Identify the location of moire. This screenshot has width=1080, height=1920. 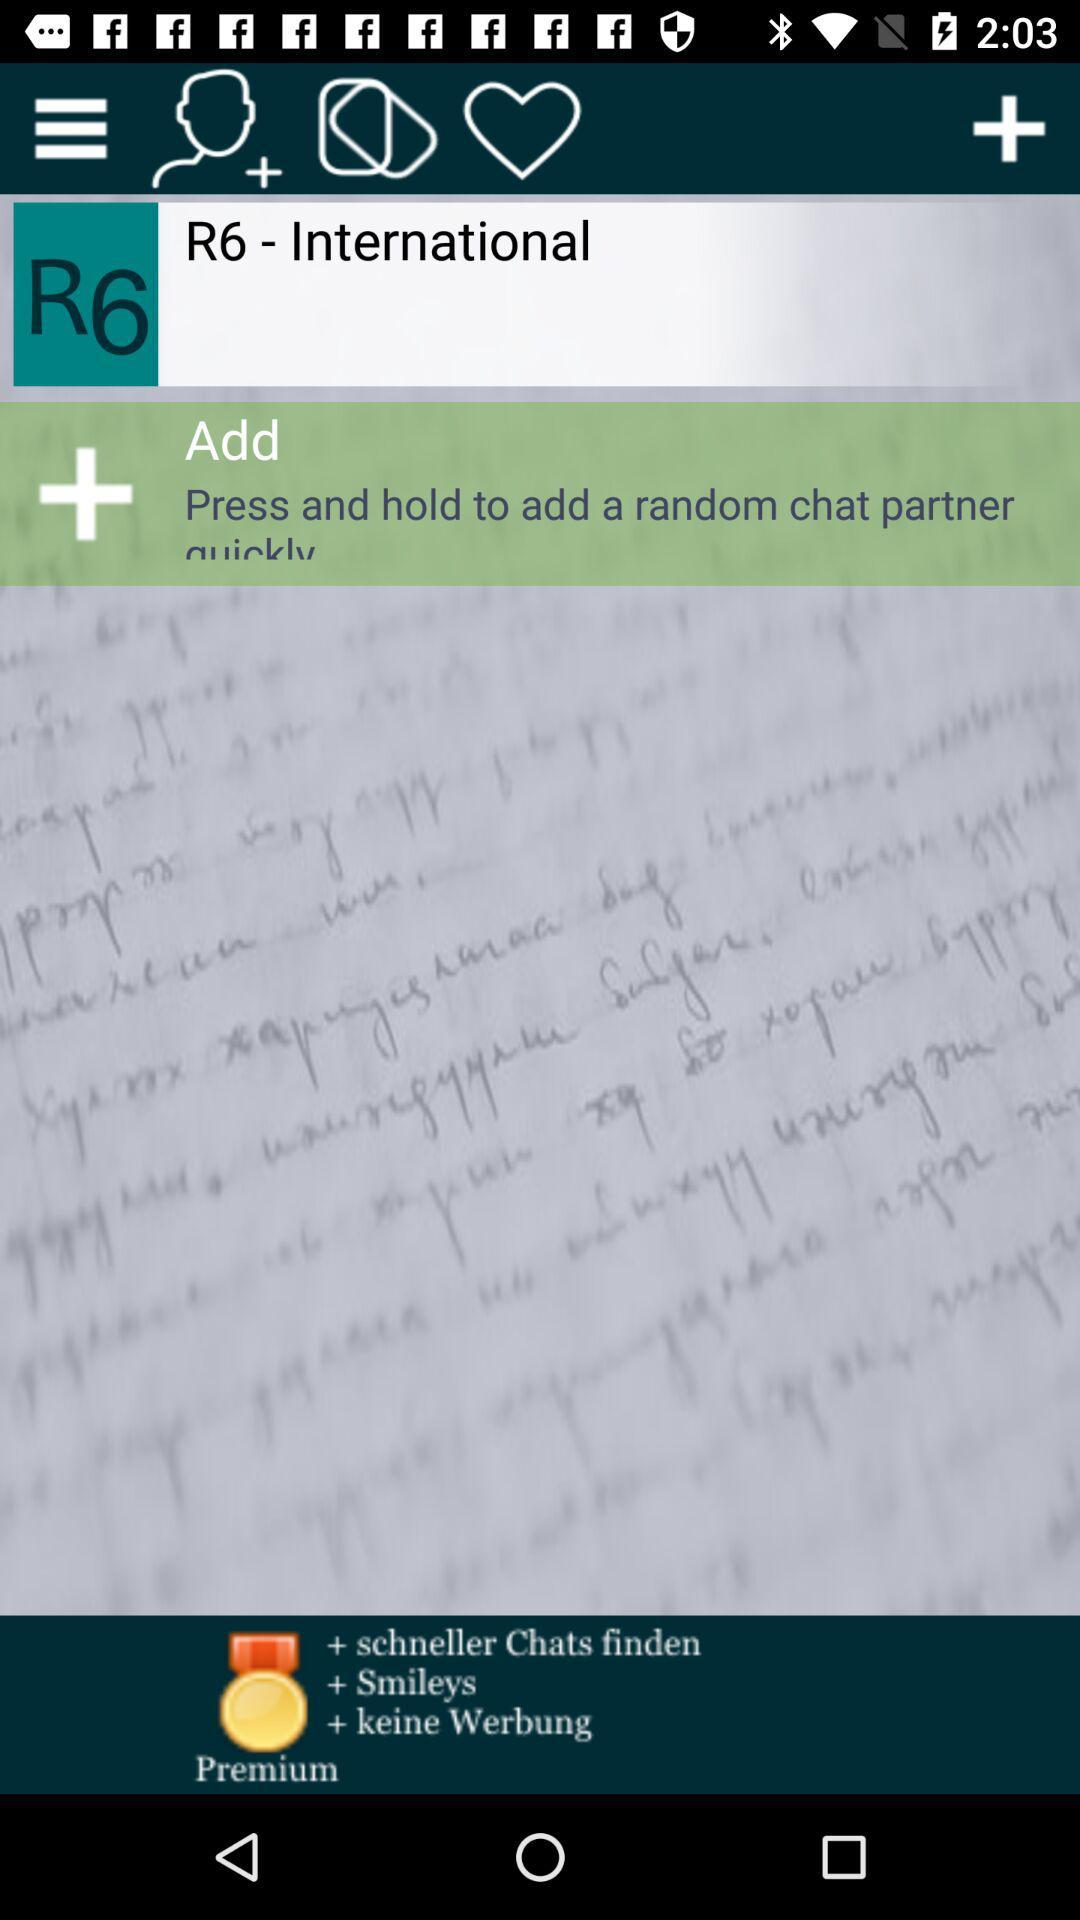
(1009, 127).